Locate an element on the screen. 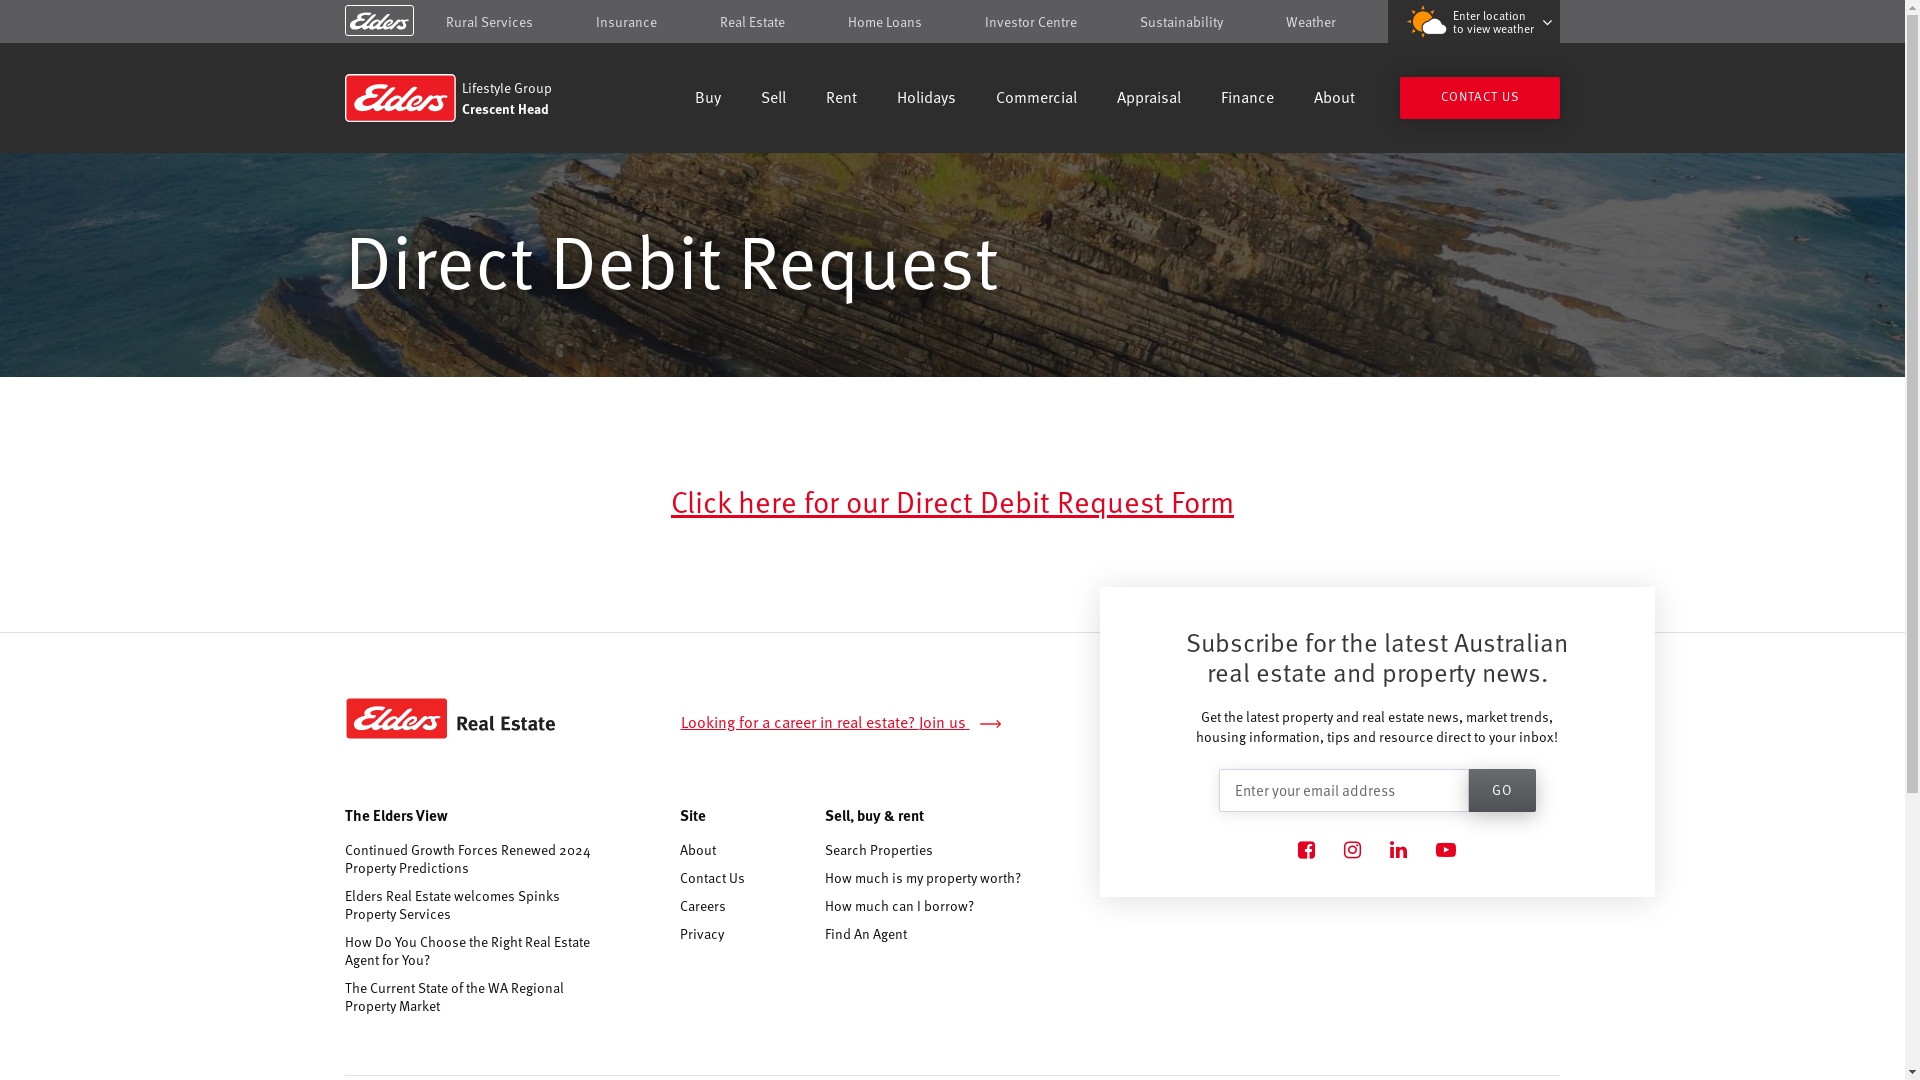 Image resolution: width=1920 pixels, height=1080 pixels. 'Continued Growth Forces Renewed 2024 Property Predictions' is located at coordinates (471, 858).